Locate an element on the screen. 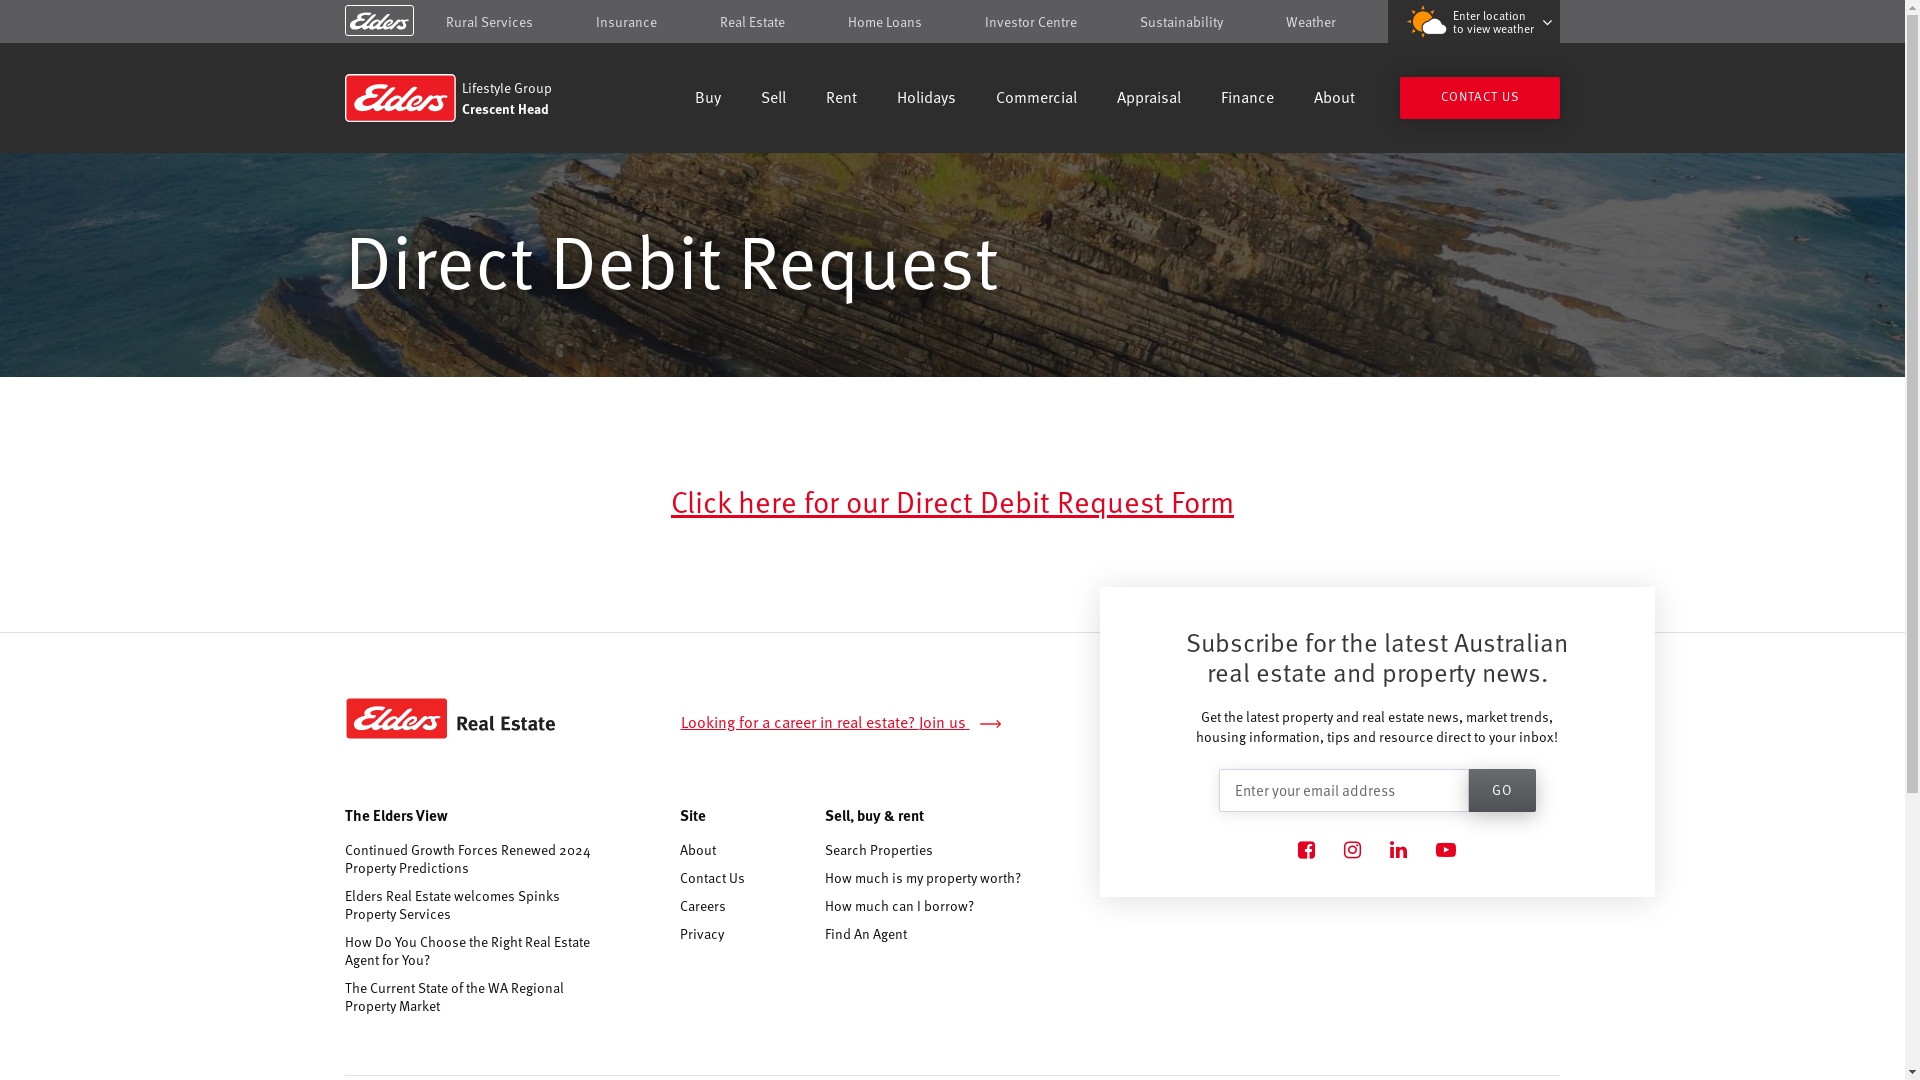 Image resolution: width=1920 pixels, height=1080 pixels. 'Continued Growth Forces Renewed 2024 Property Predictions' is located at coordinates (471, 858).